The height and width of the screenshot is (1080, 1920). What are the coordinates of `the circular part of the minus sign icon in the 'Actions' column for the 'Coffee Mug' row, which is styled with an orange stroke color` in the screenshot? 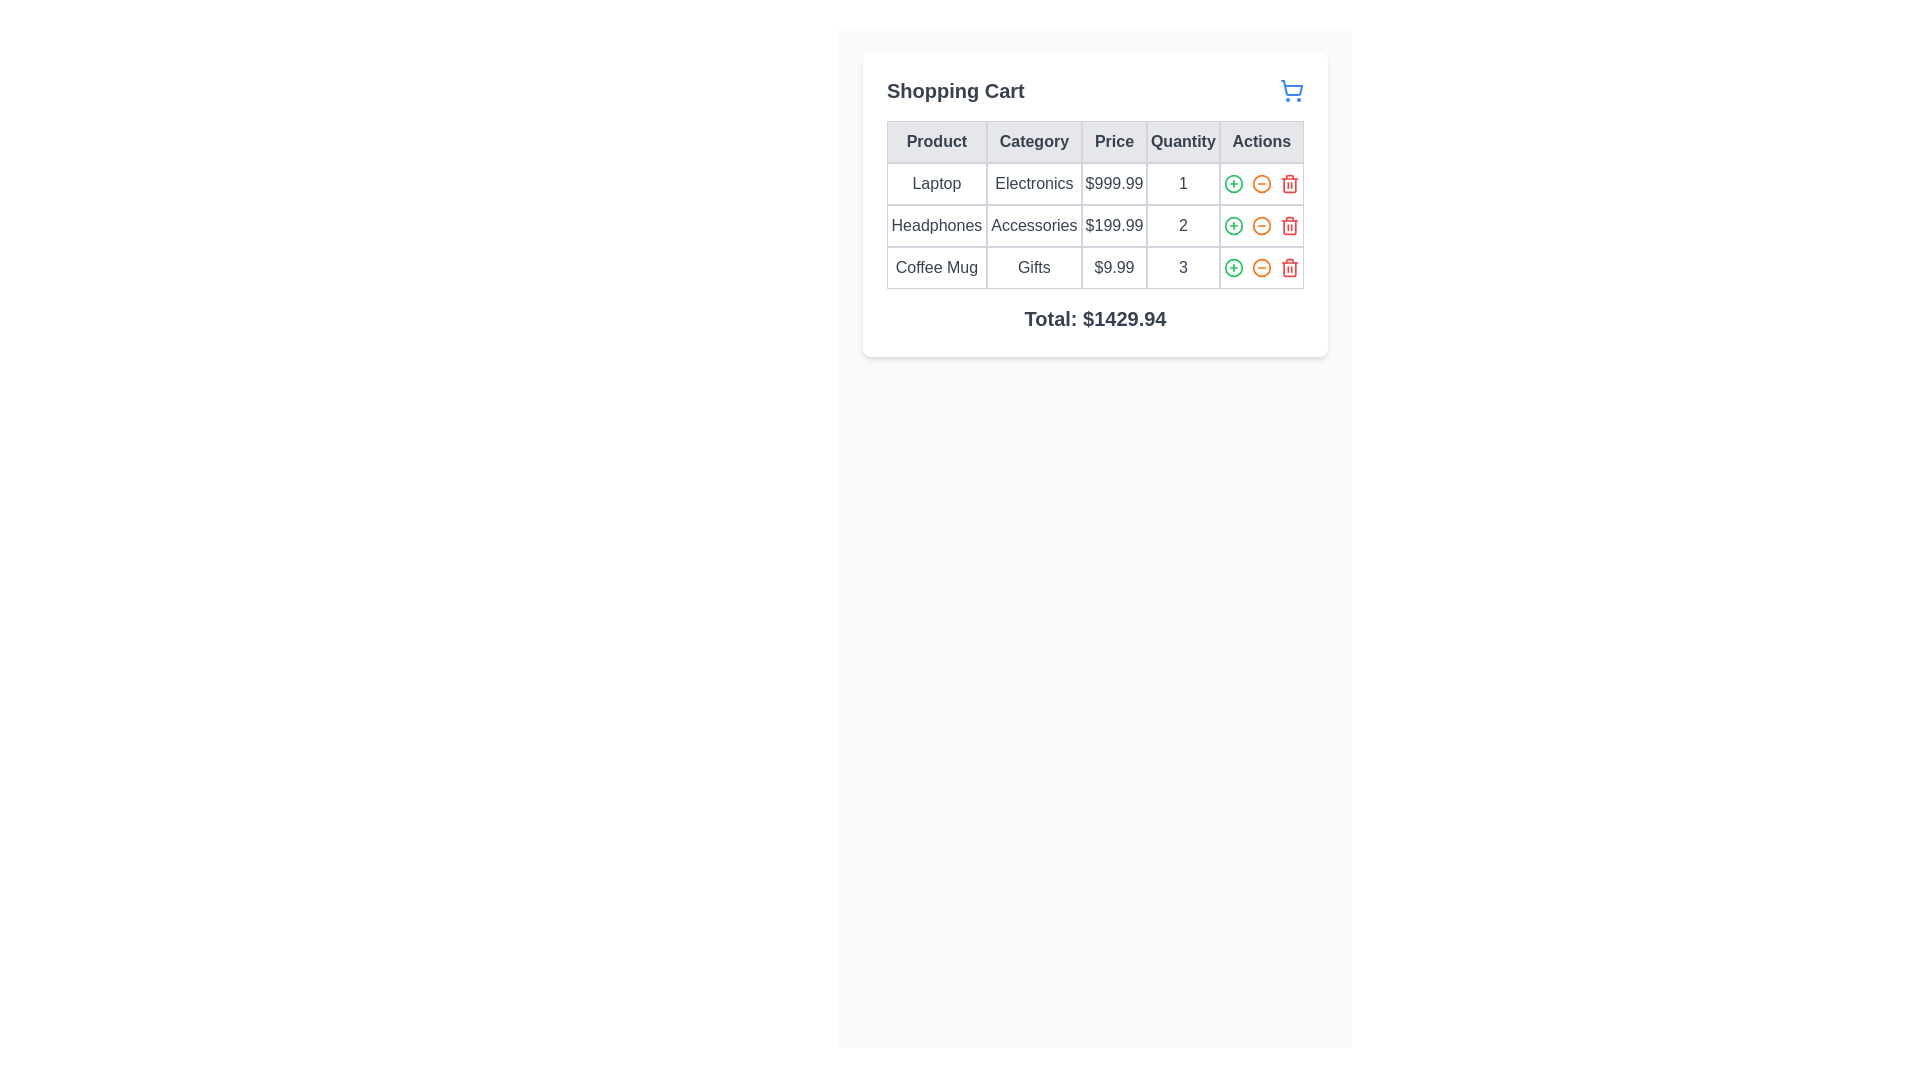 It's located at (1260, 184).